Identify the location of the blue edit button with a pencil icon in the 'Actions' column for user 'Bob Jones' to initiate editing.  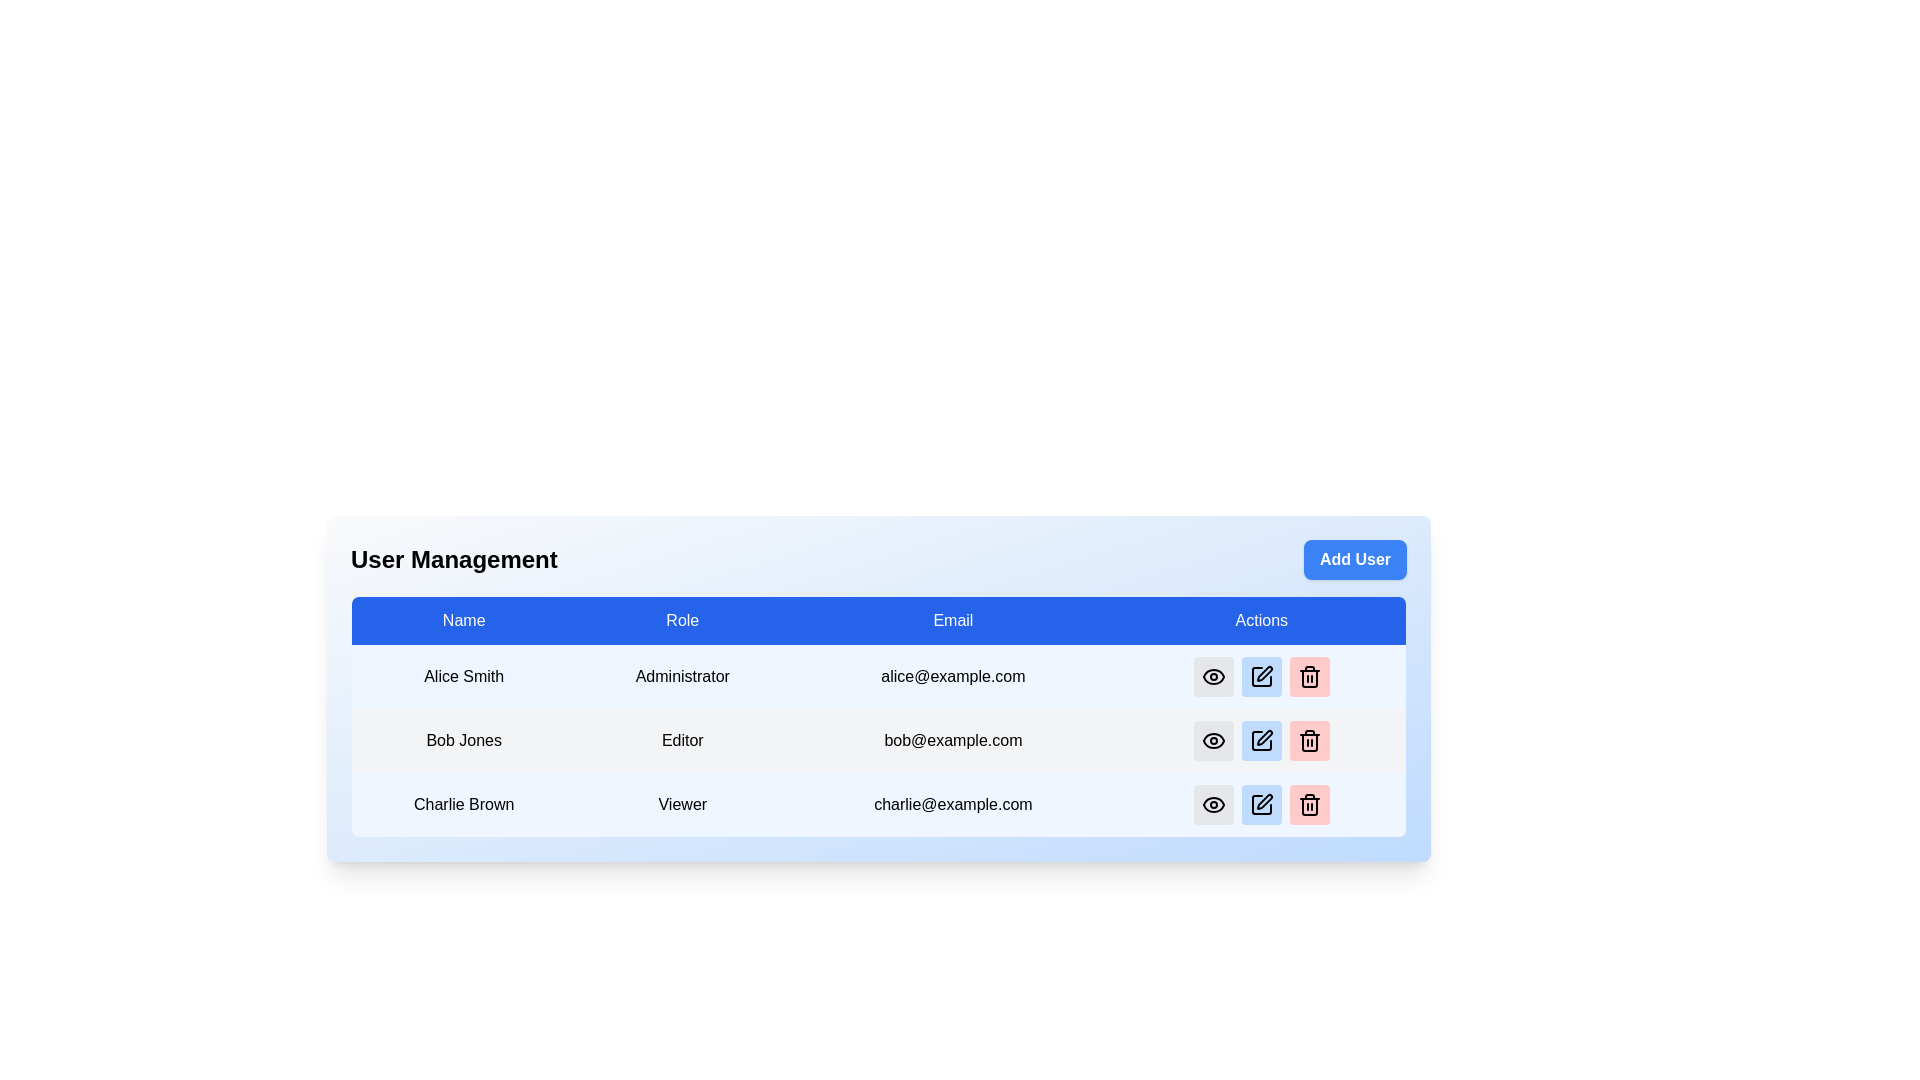
(1260, 740).